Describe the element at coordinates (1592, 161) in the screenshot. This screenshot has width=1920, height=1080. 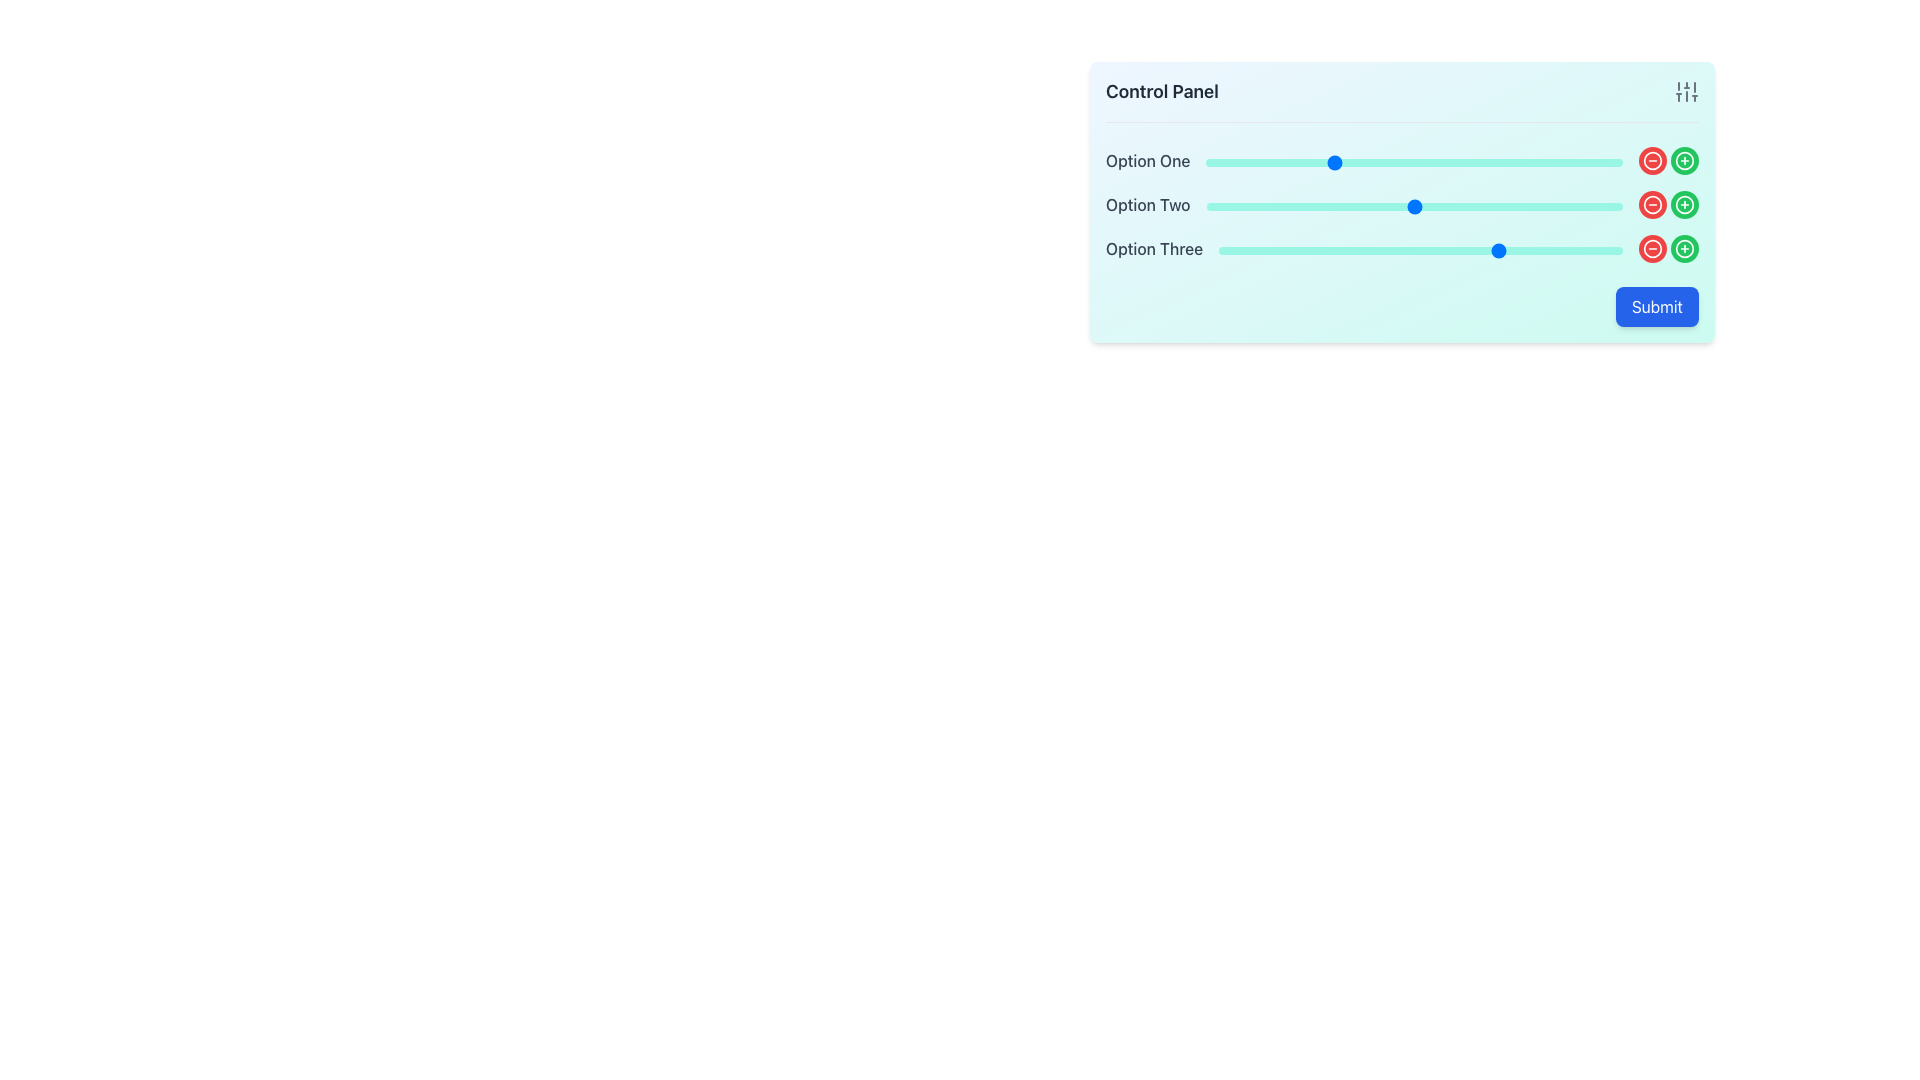
I see `the slider` at that location.